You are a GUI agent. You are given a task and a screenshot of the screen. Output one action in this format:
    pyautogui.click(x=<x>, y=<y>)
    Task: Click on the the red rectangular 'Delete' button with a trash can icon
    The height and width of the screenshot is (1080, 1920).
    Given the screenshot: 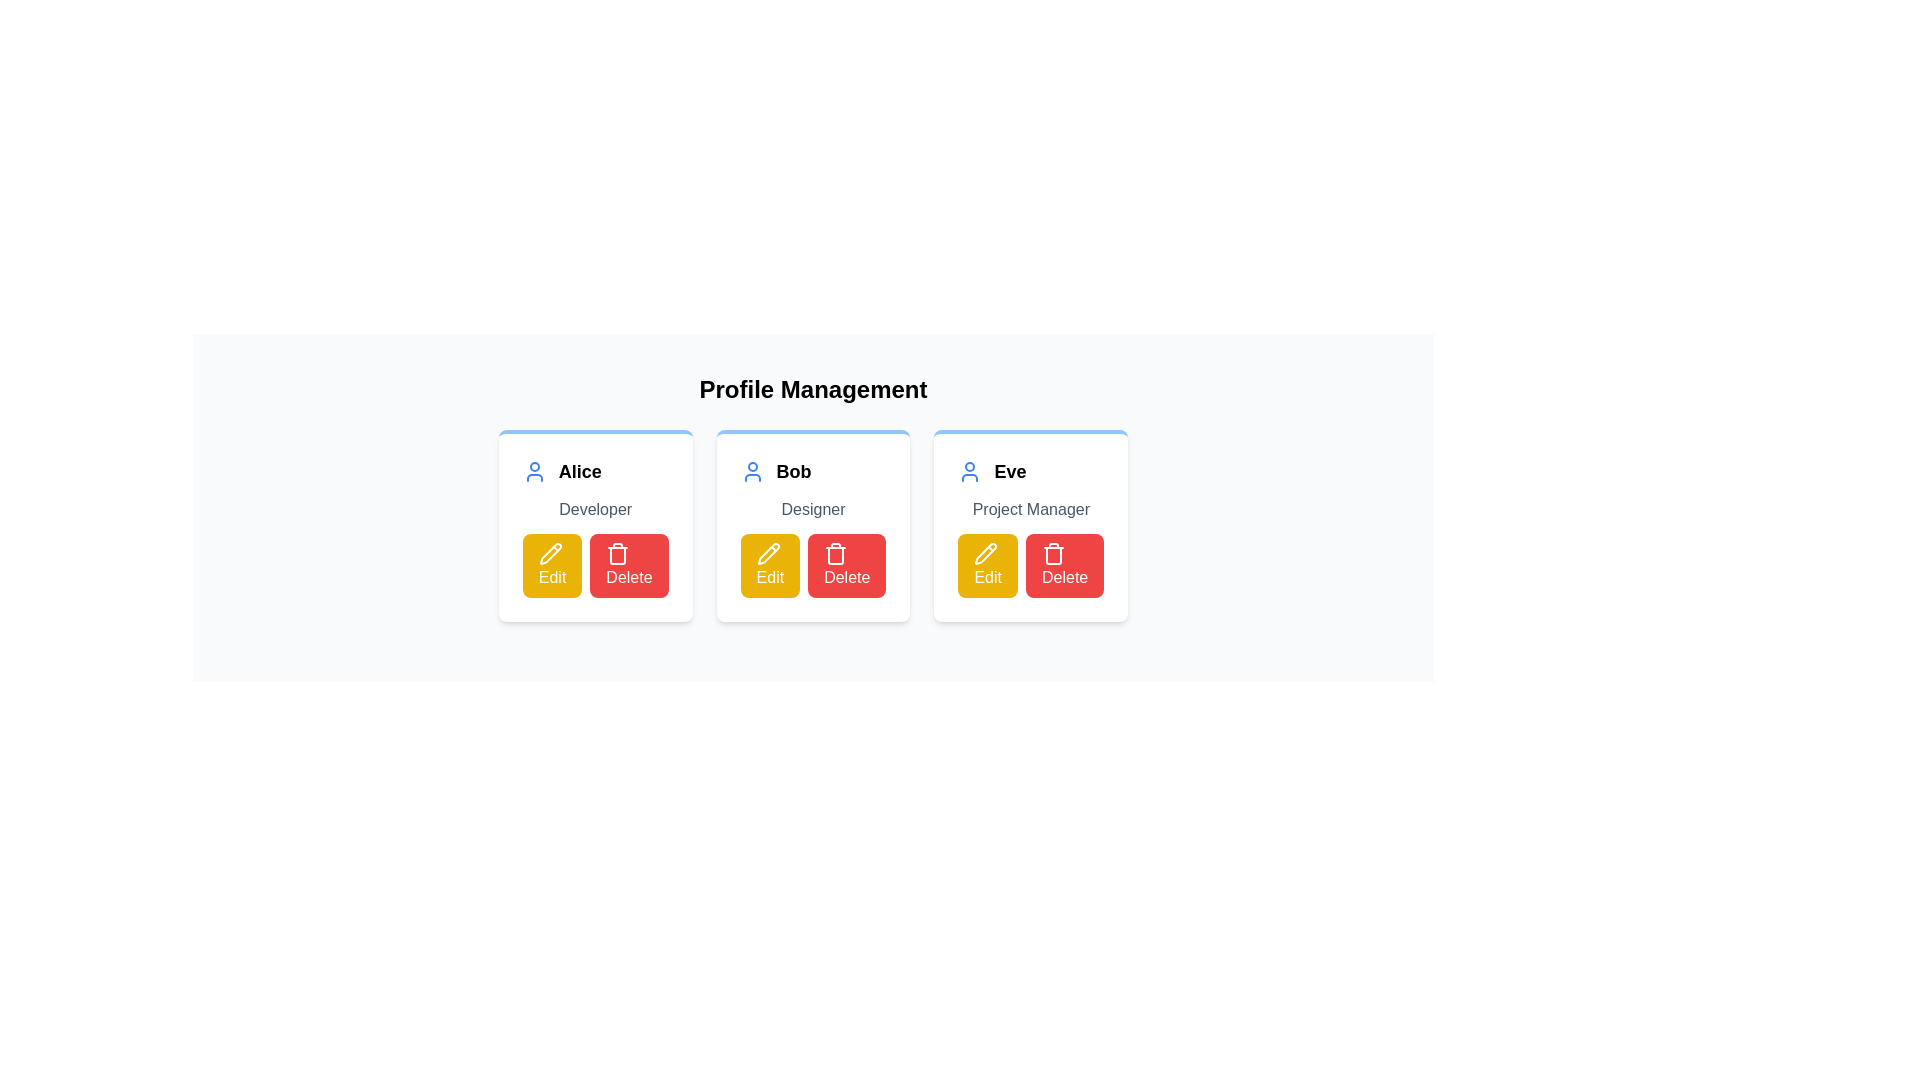 What is the action you would take?
    pyautogui.click(x=1064, y=566)
    